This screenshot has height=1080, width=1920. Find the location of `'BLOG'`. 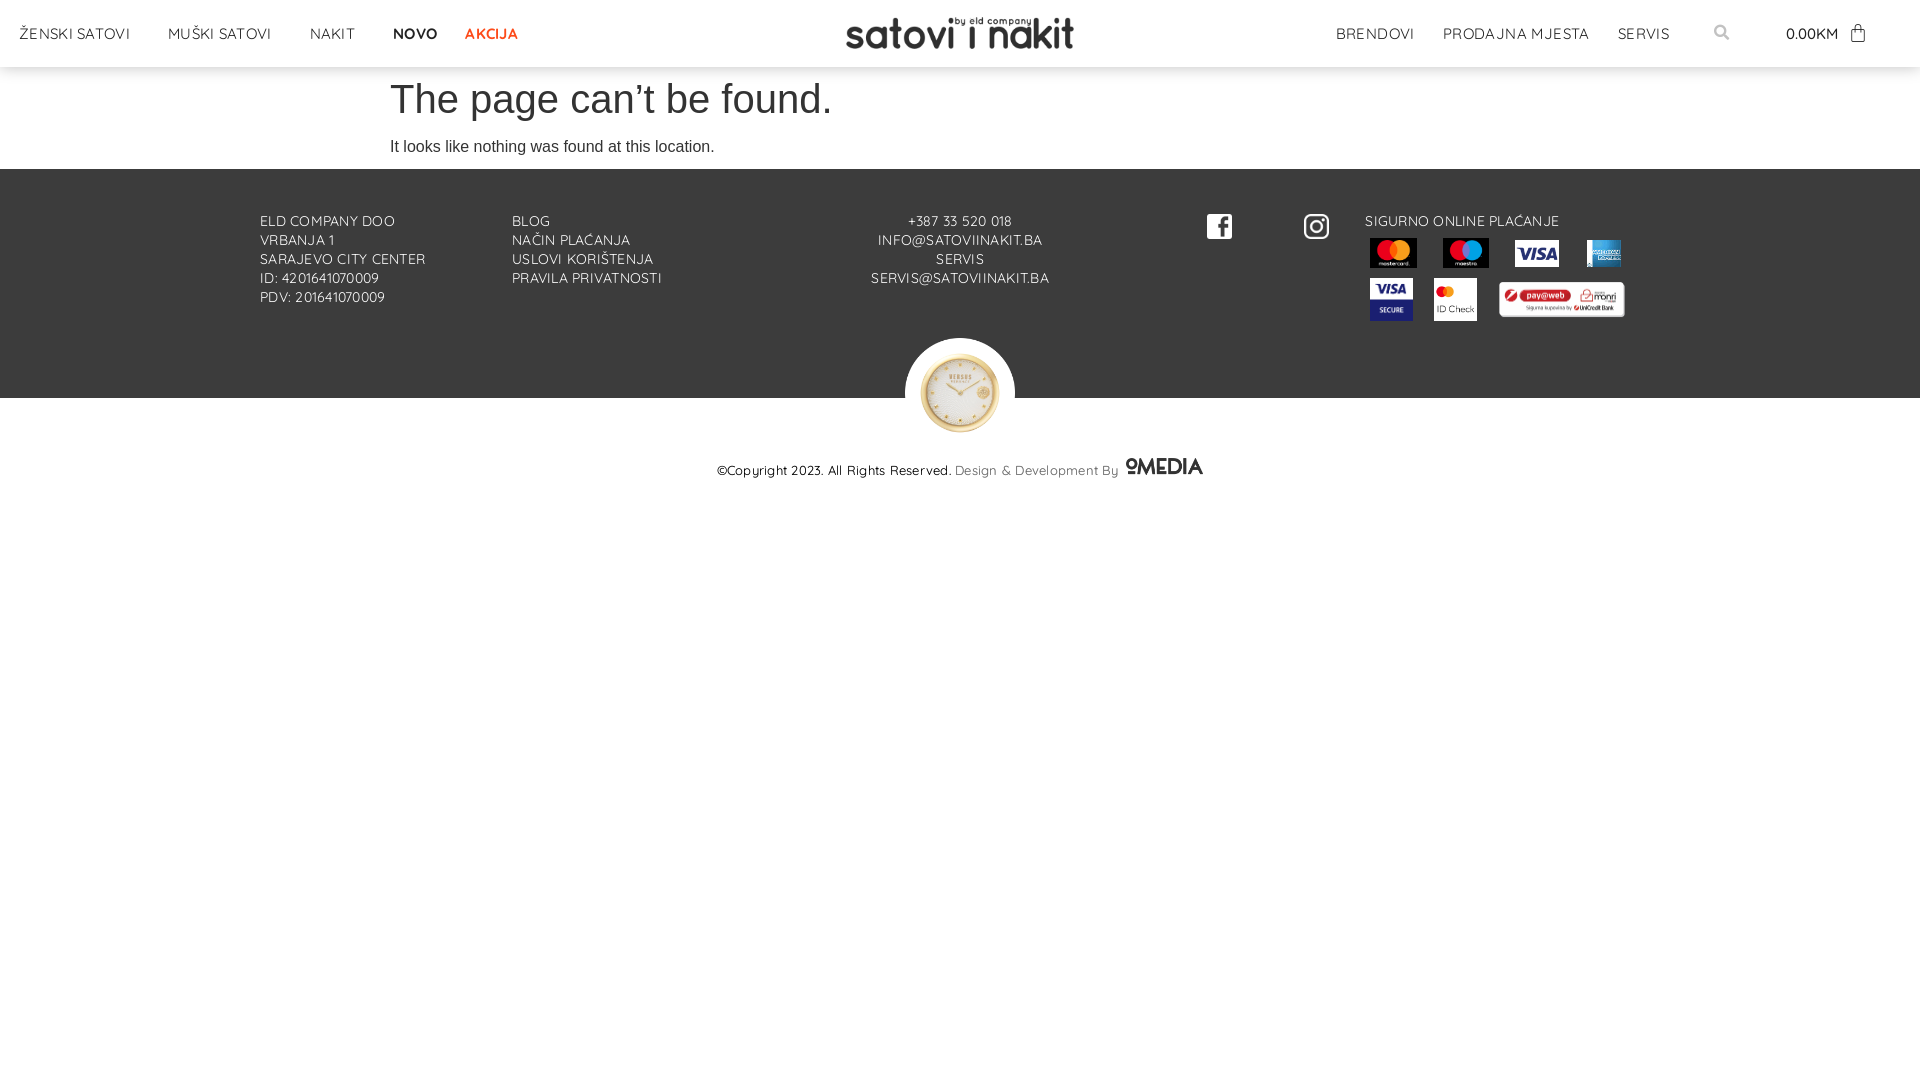

'BLOG' is located at coordinates (531, 220).